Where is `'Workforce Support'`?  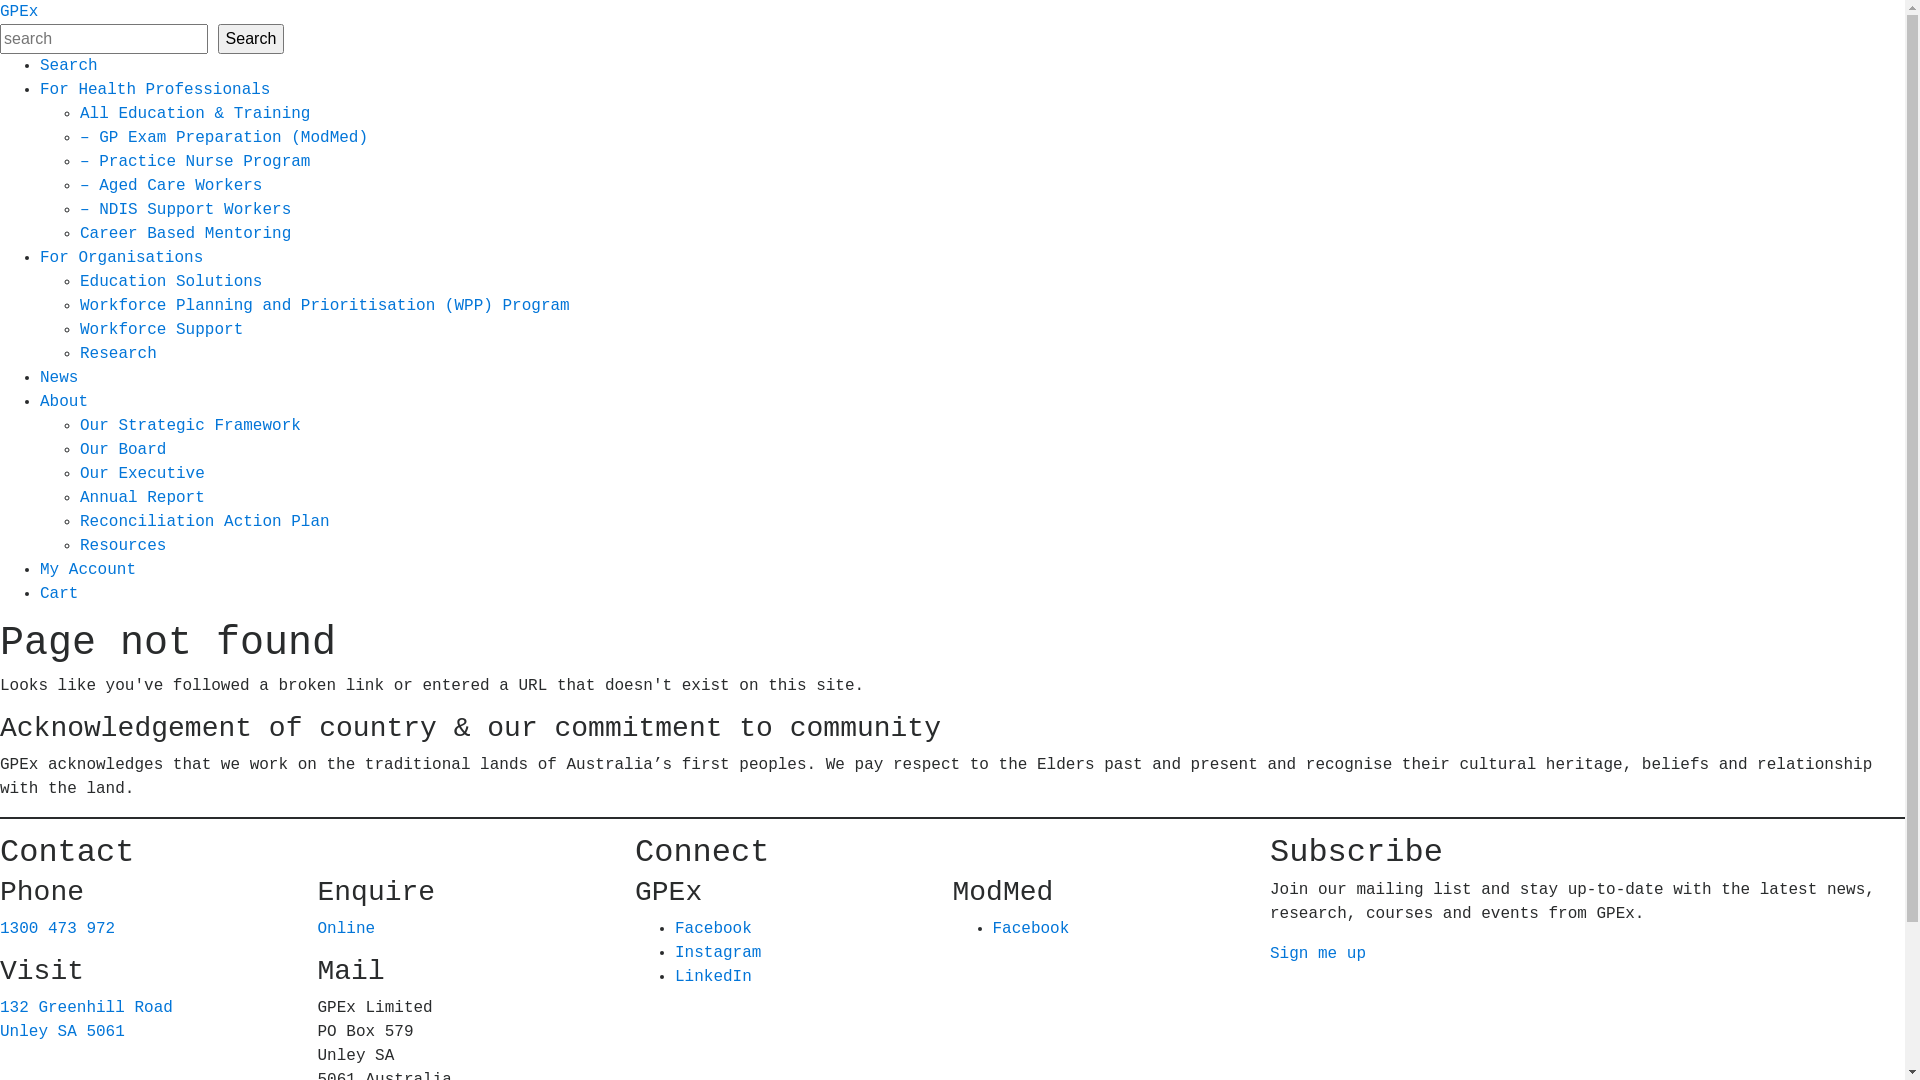
'Workforce Support' is located at coordinates (161, 329).